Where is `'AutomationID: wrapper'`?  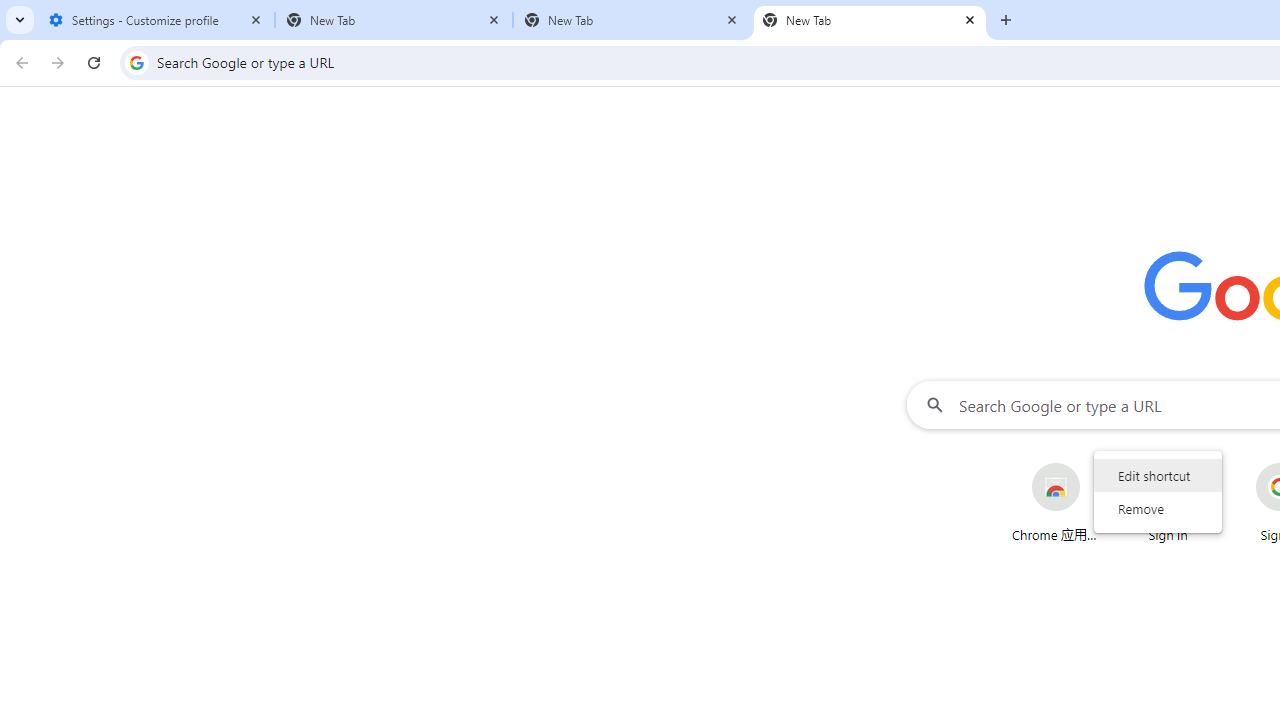
'AutomationID: wrapper' is located at coordinates (1158, 491).